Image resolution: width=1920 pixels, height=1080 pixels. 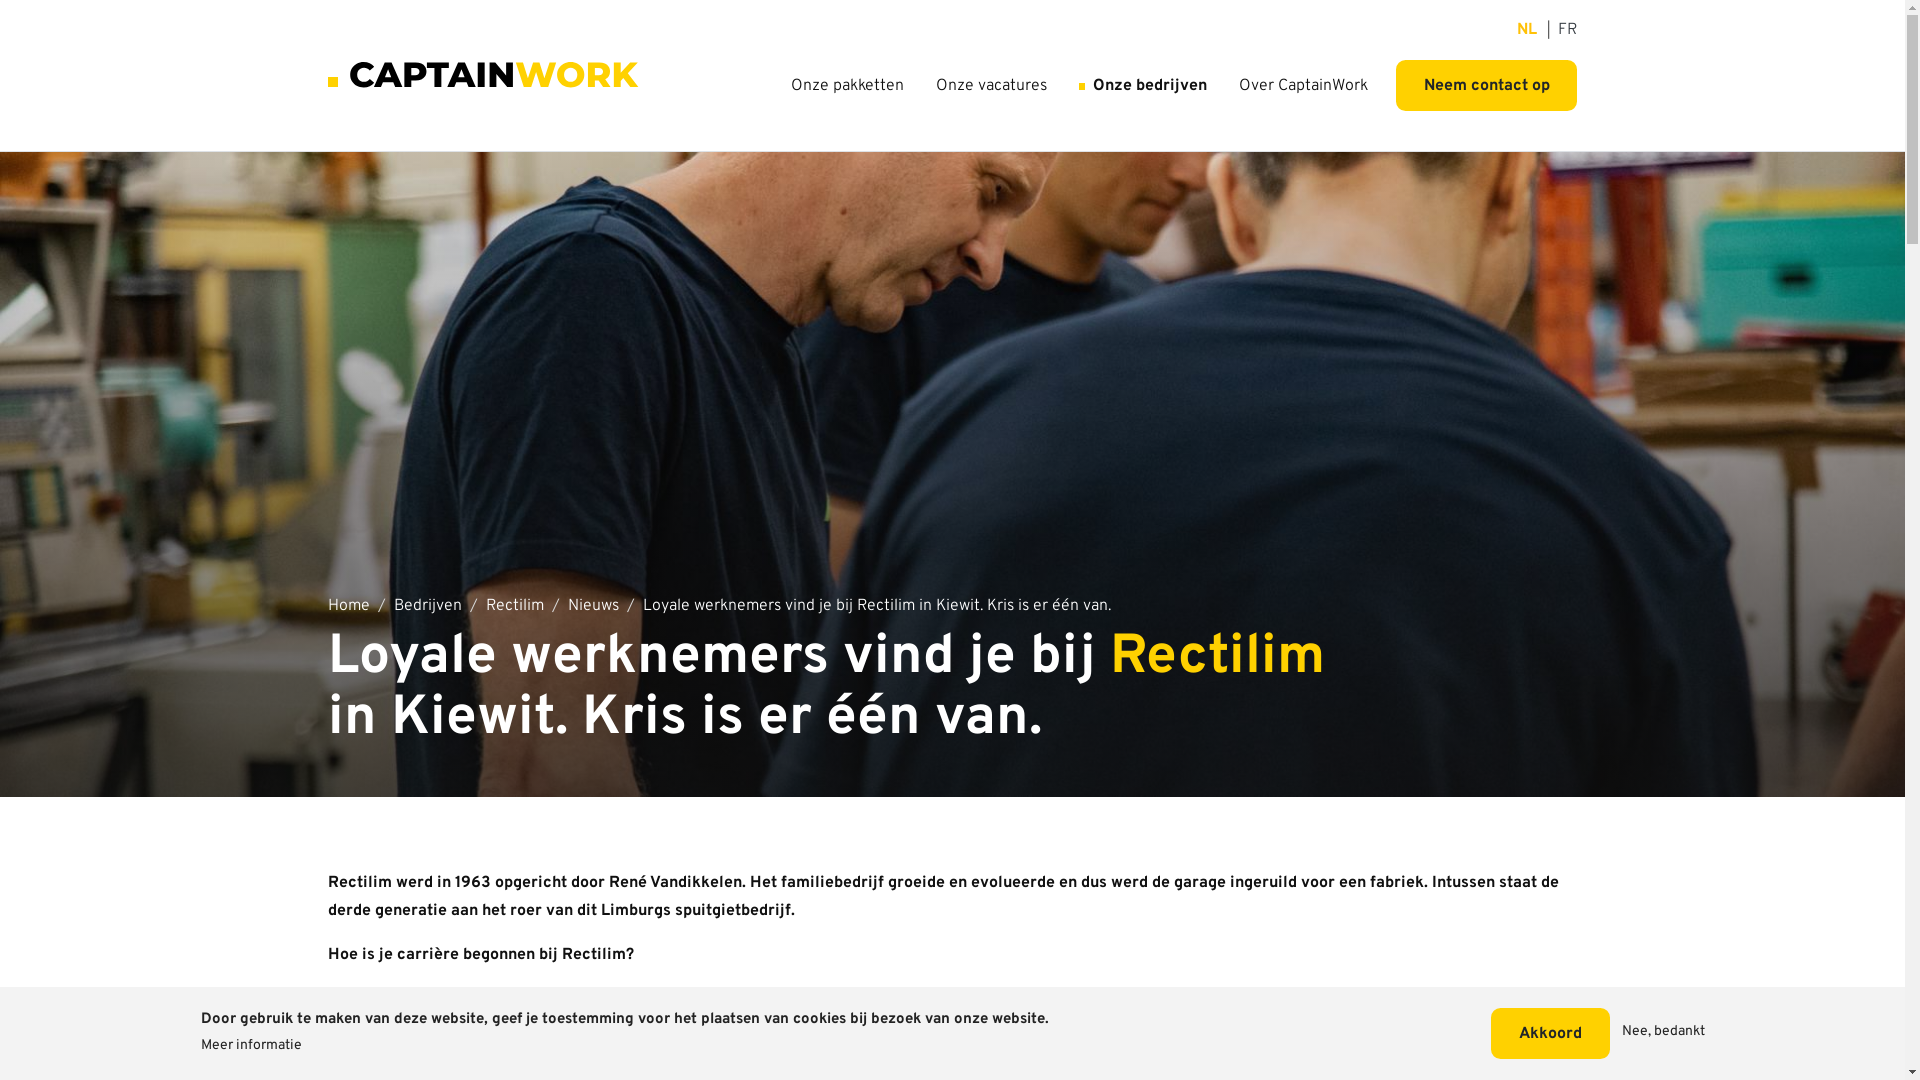 What do you see at coordinates (991, 84) in the screenshot?
I see `'Onze vacatures'` at bounding box center [991, 84].